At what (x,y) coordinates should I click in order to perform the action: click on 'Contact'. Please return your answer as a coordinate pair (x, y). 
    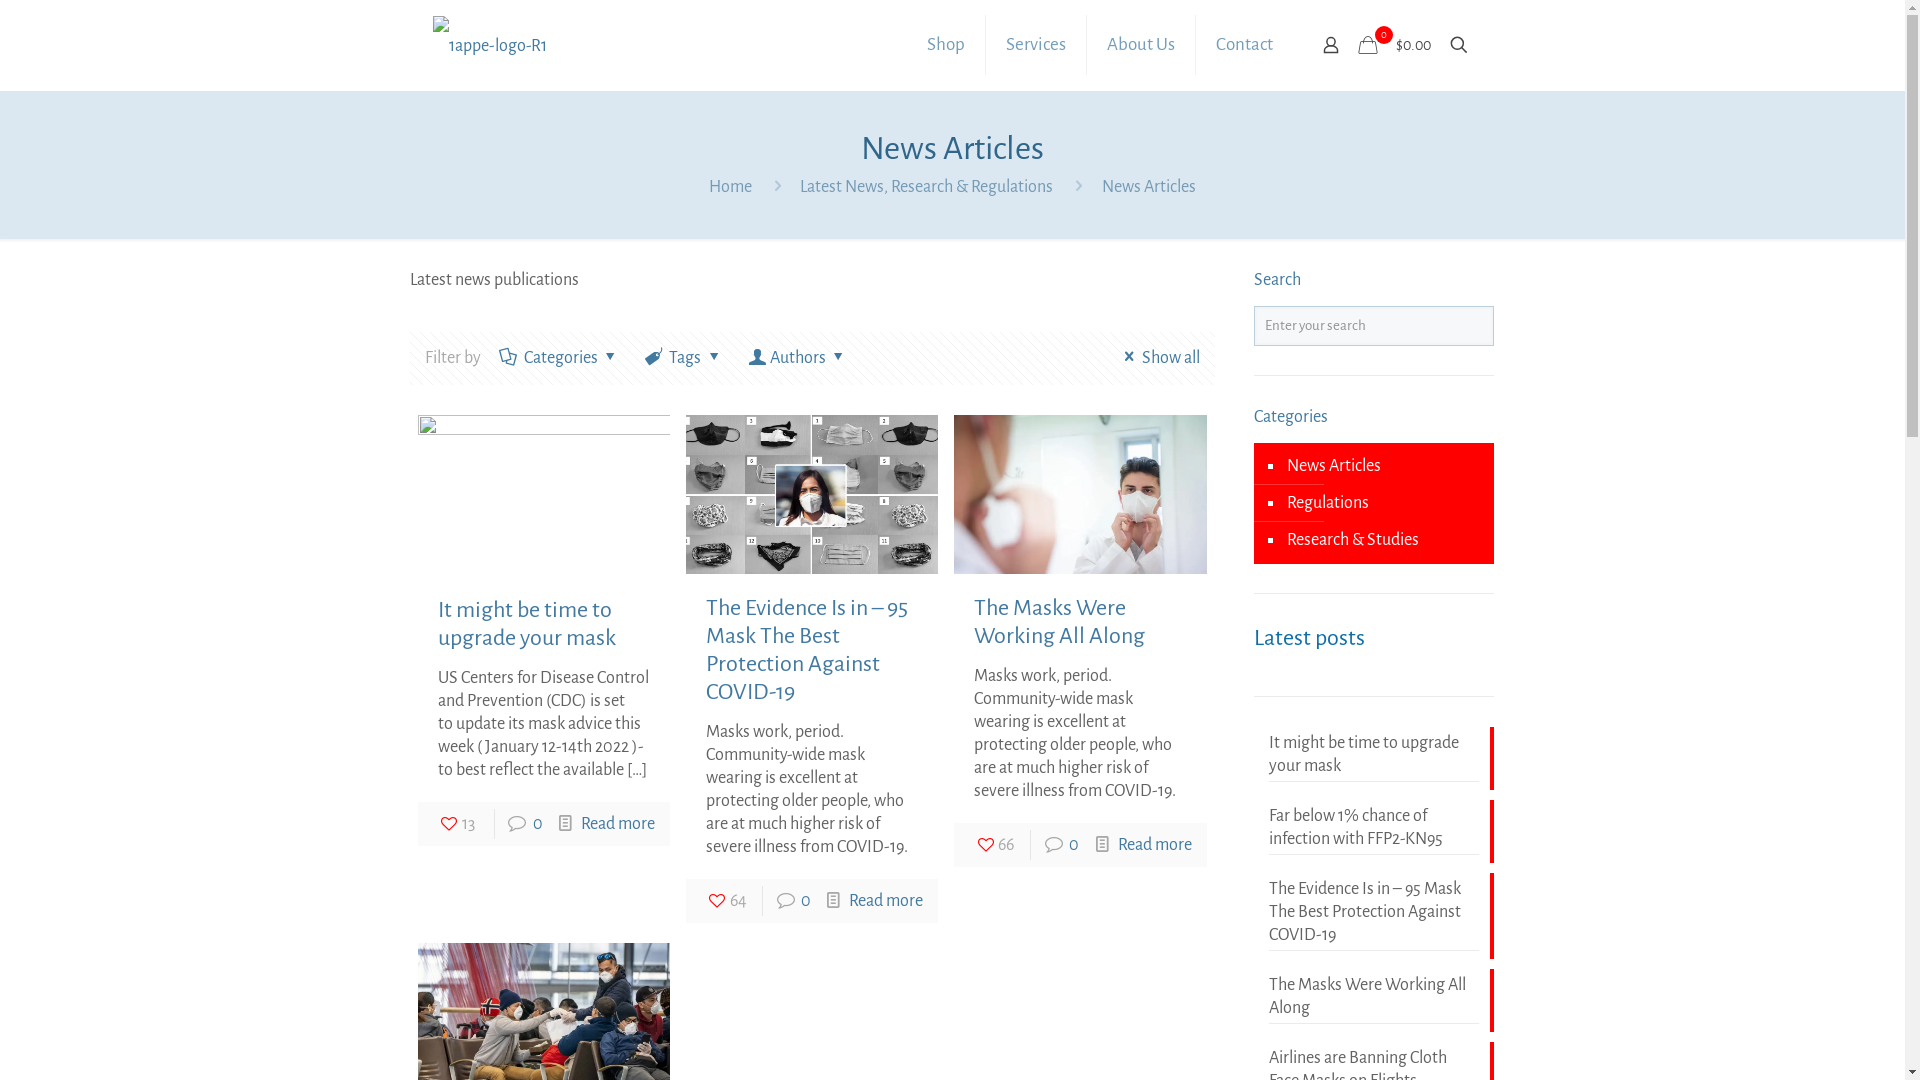
    Looking at the image, I should click on (1243, 45).